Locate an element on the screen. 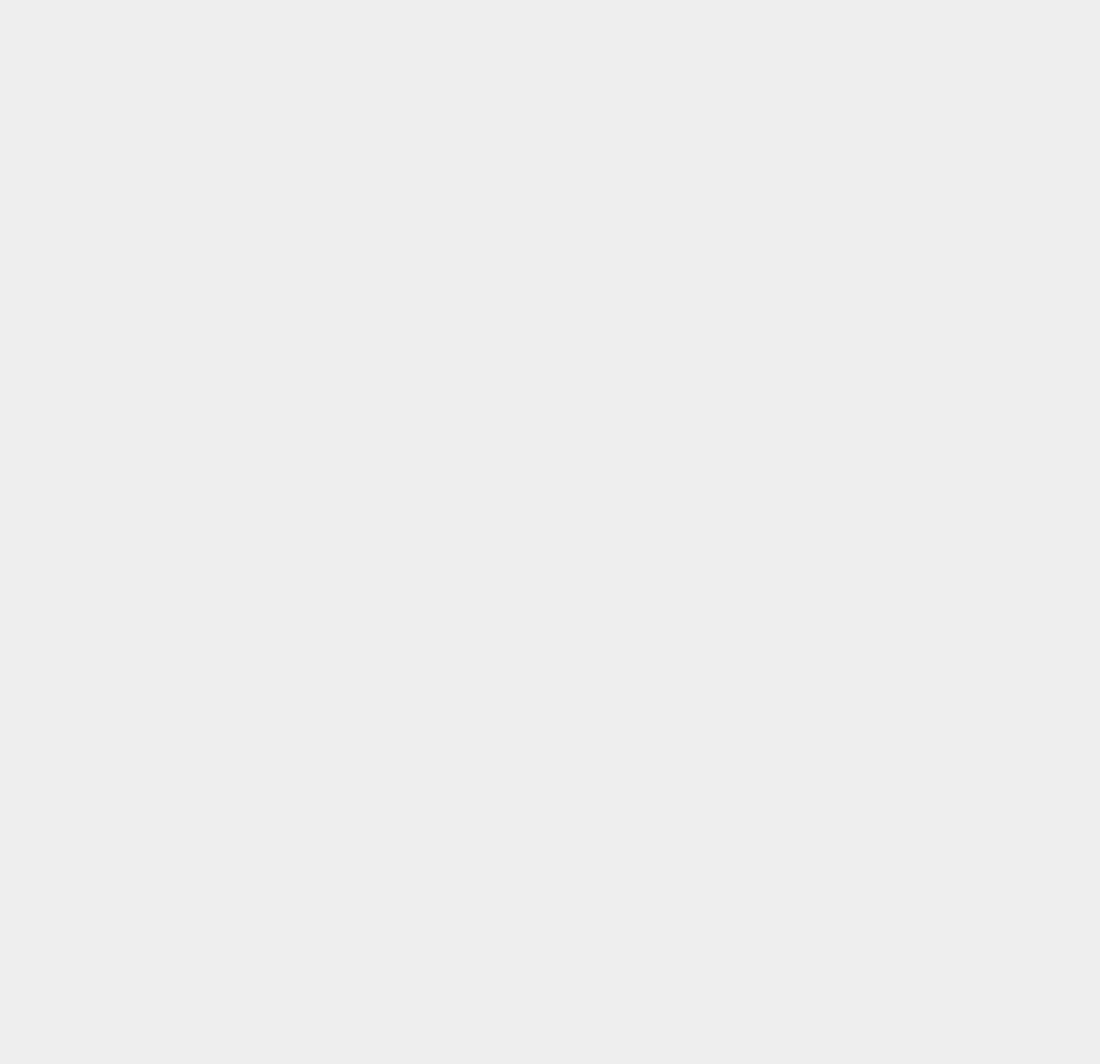 The height and width of the screenshot is (1064, 1100). 'Office 365' is located at coordinates (809, 429).